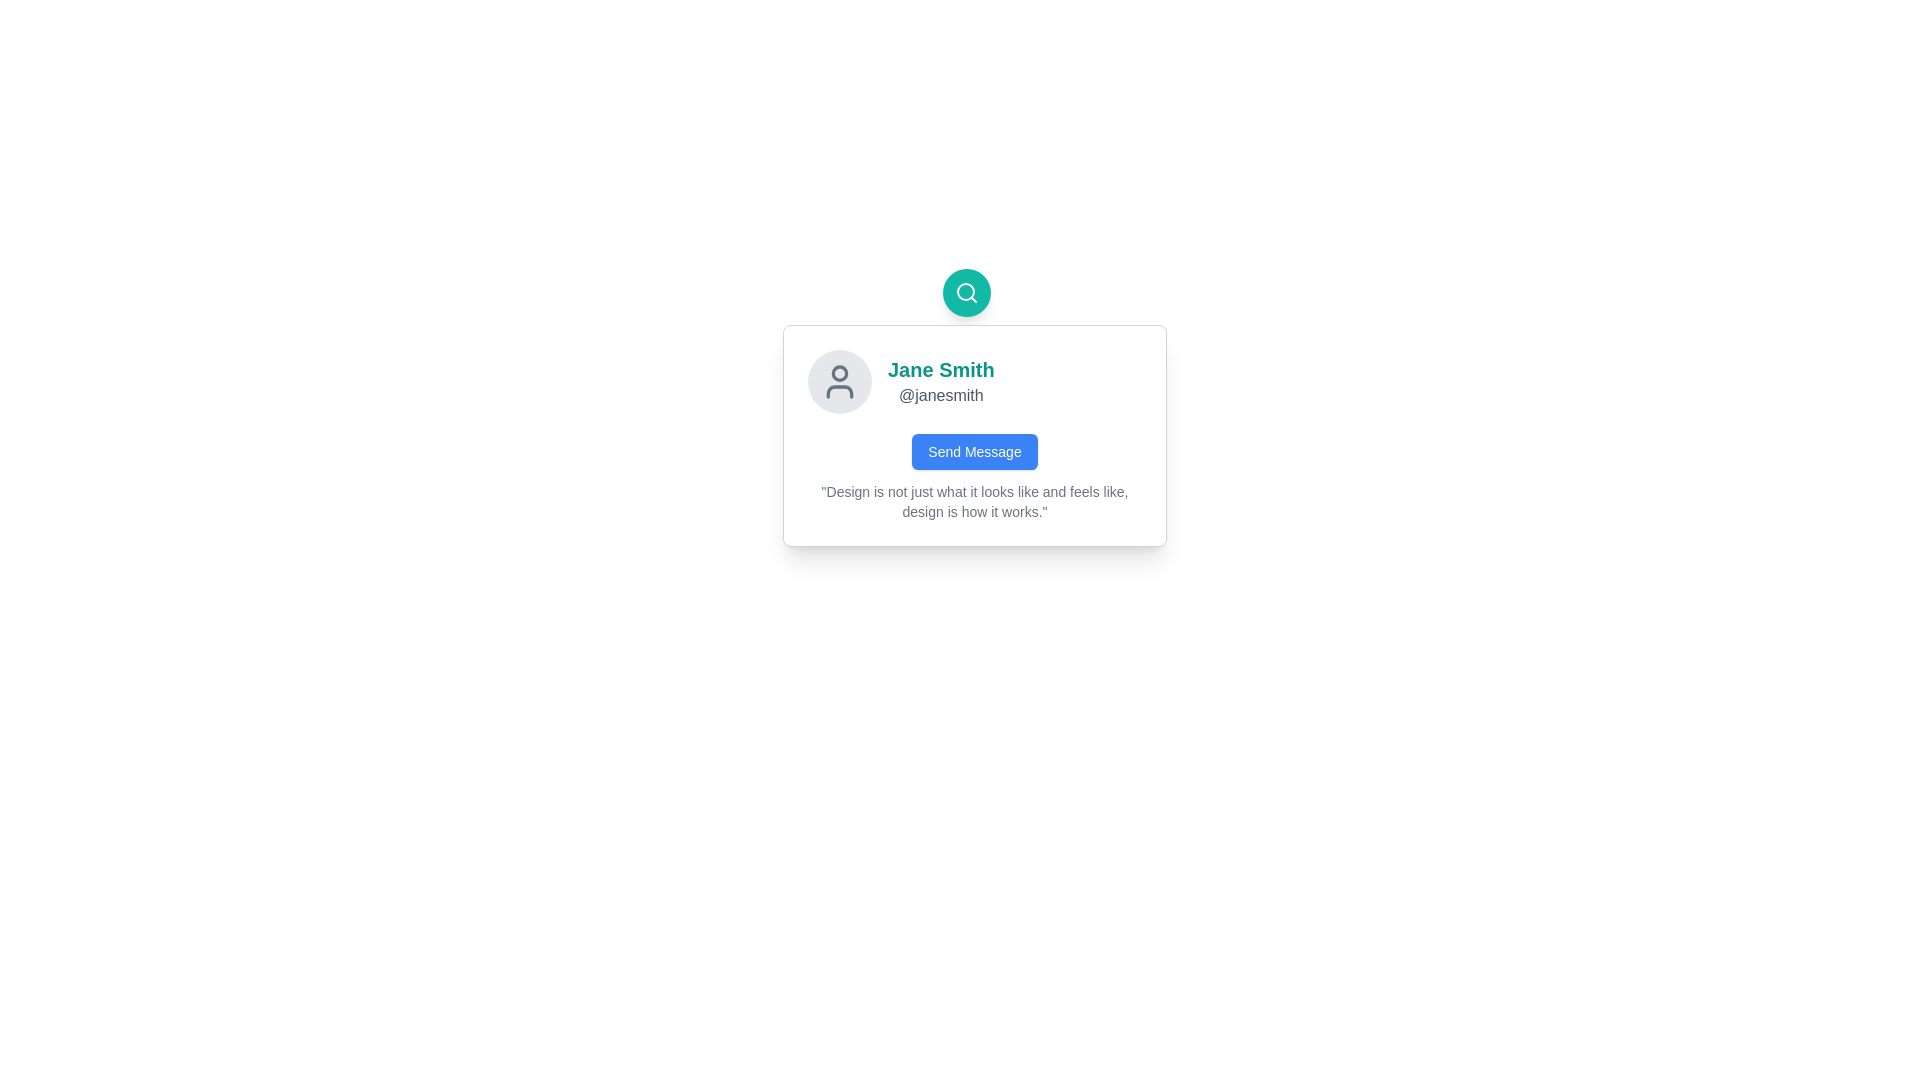 This screenshot has height=1080, width=1920. I want to click on the distinct circular teal button with a magnifying glass icon, positioned at the center-top of the profile card, so click(966, 293).